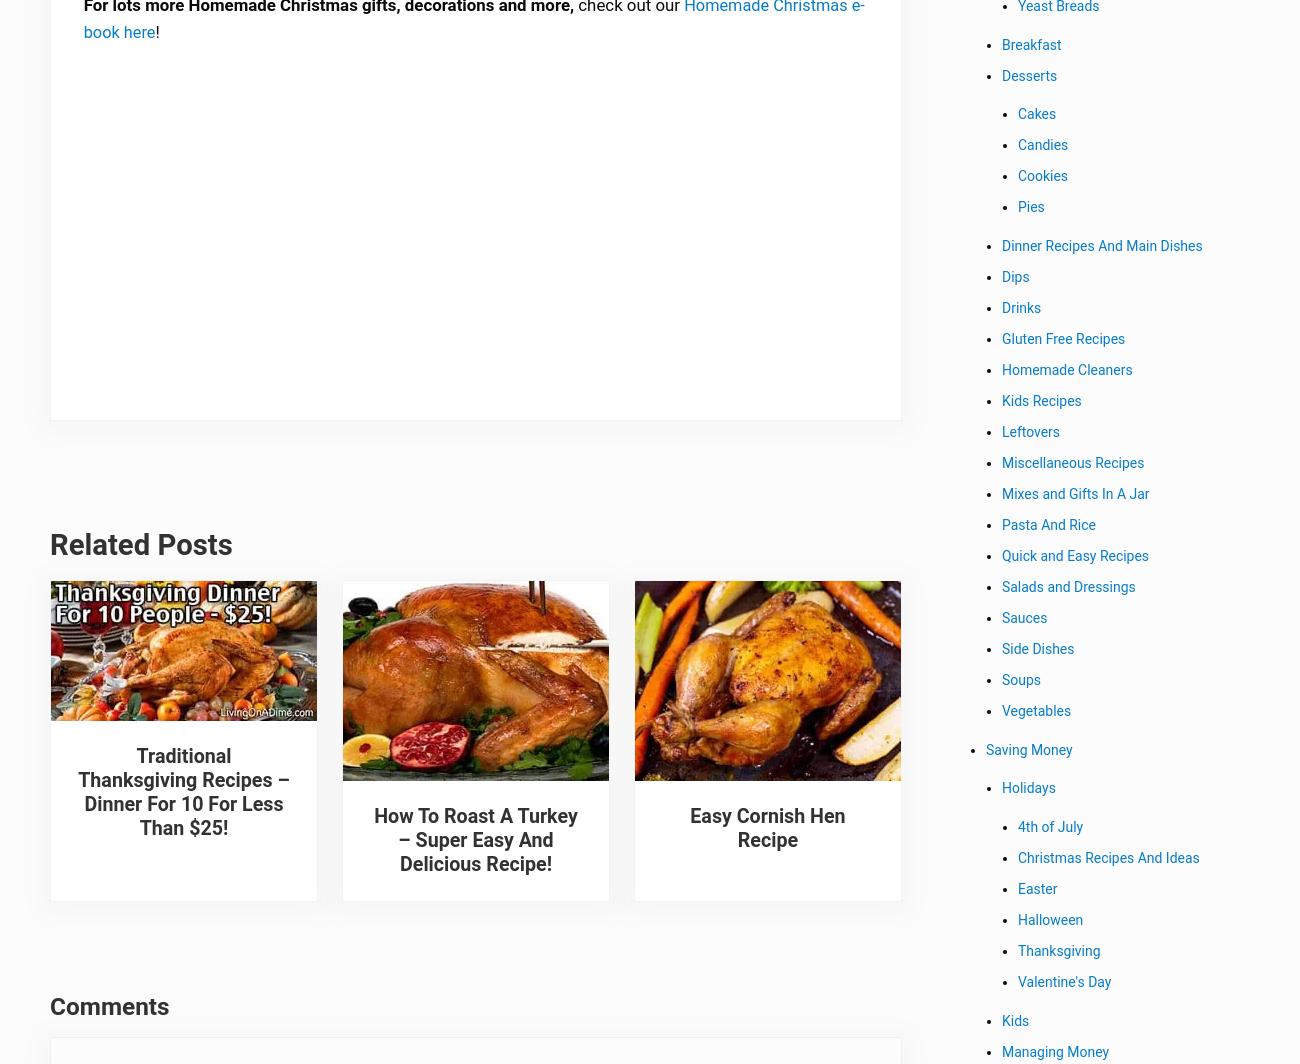 The width and height of the screenshot is (1300, 1064). What do you see at coordinates (1017, 891) in the screenshot?
I see `'Easter'` at bounding box center [1017, 891].